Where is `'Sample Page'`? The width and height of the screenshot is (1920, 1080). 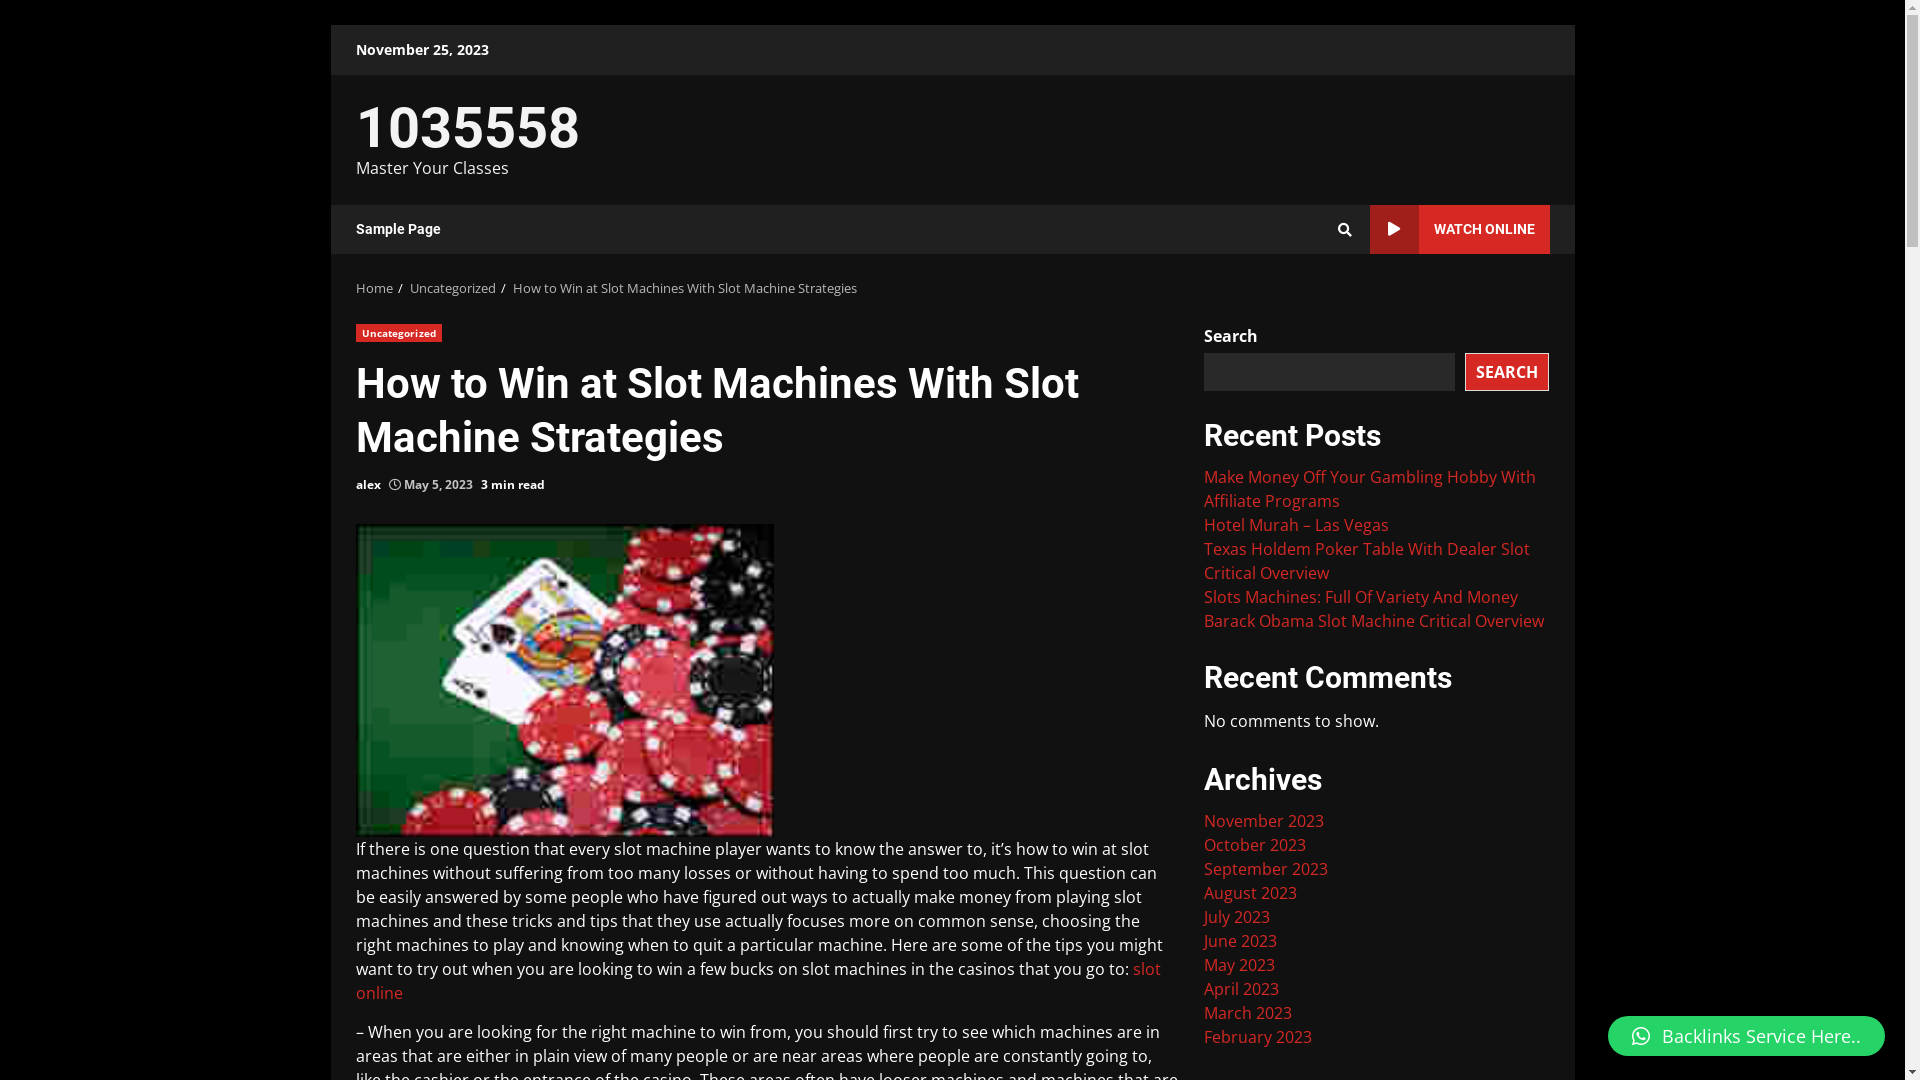
'Sample Page' is located at coordinates (355, 228).